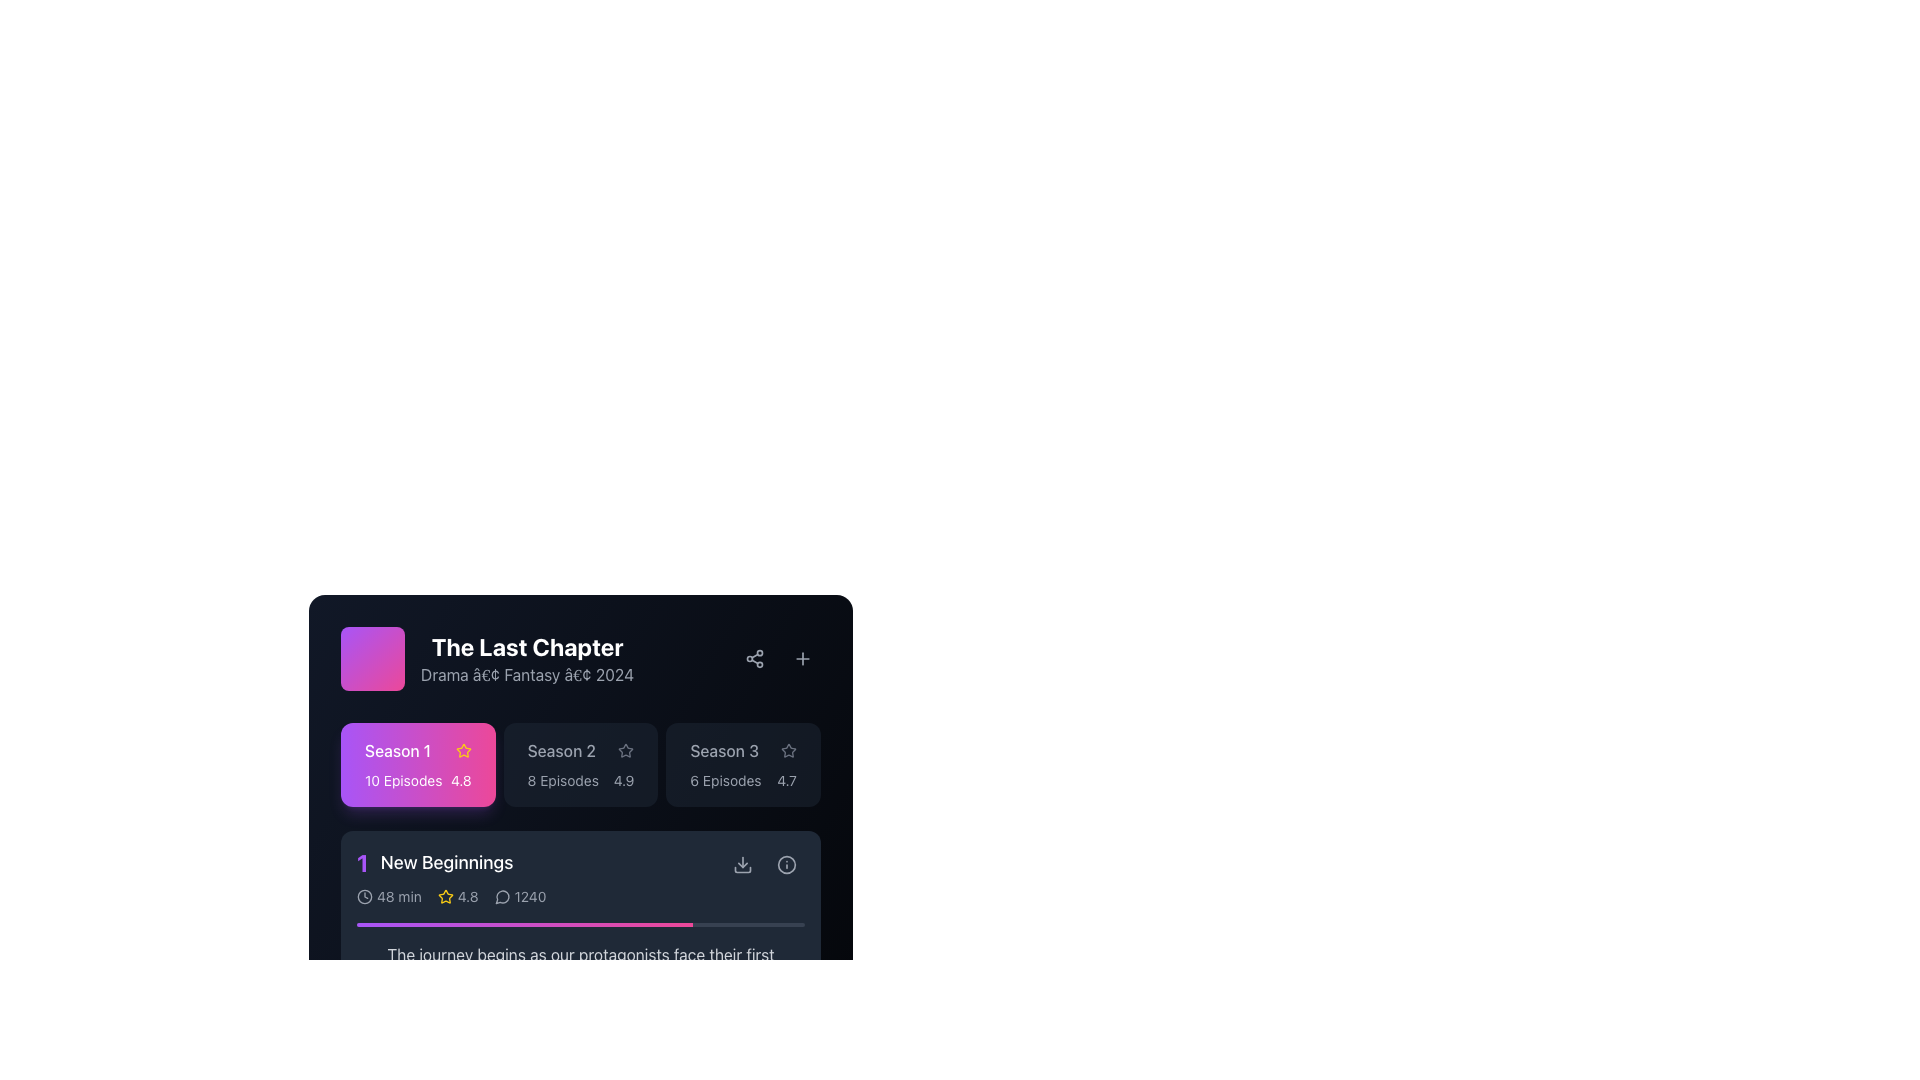 Image resolution: width=1920 pixels, height=1080 pixels. I want to click on the 'Season 2' Text Button with Icon, so click(579, 751).